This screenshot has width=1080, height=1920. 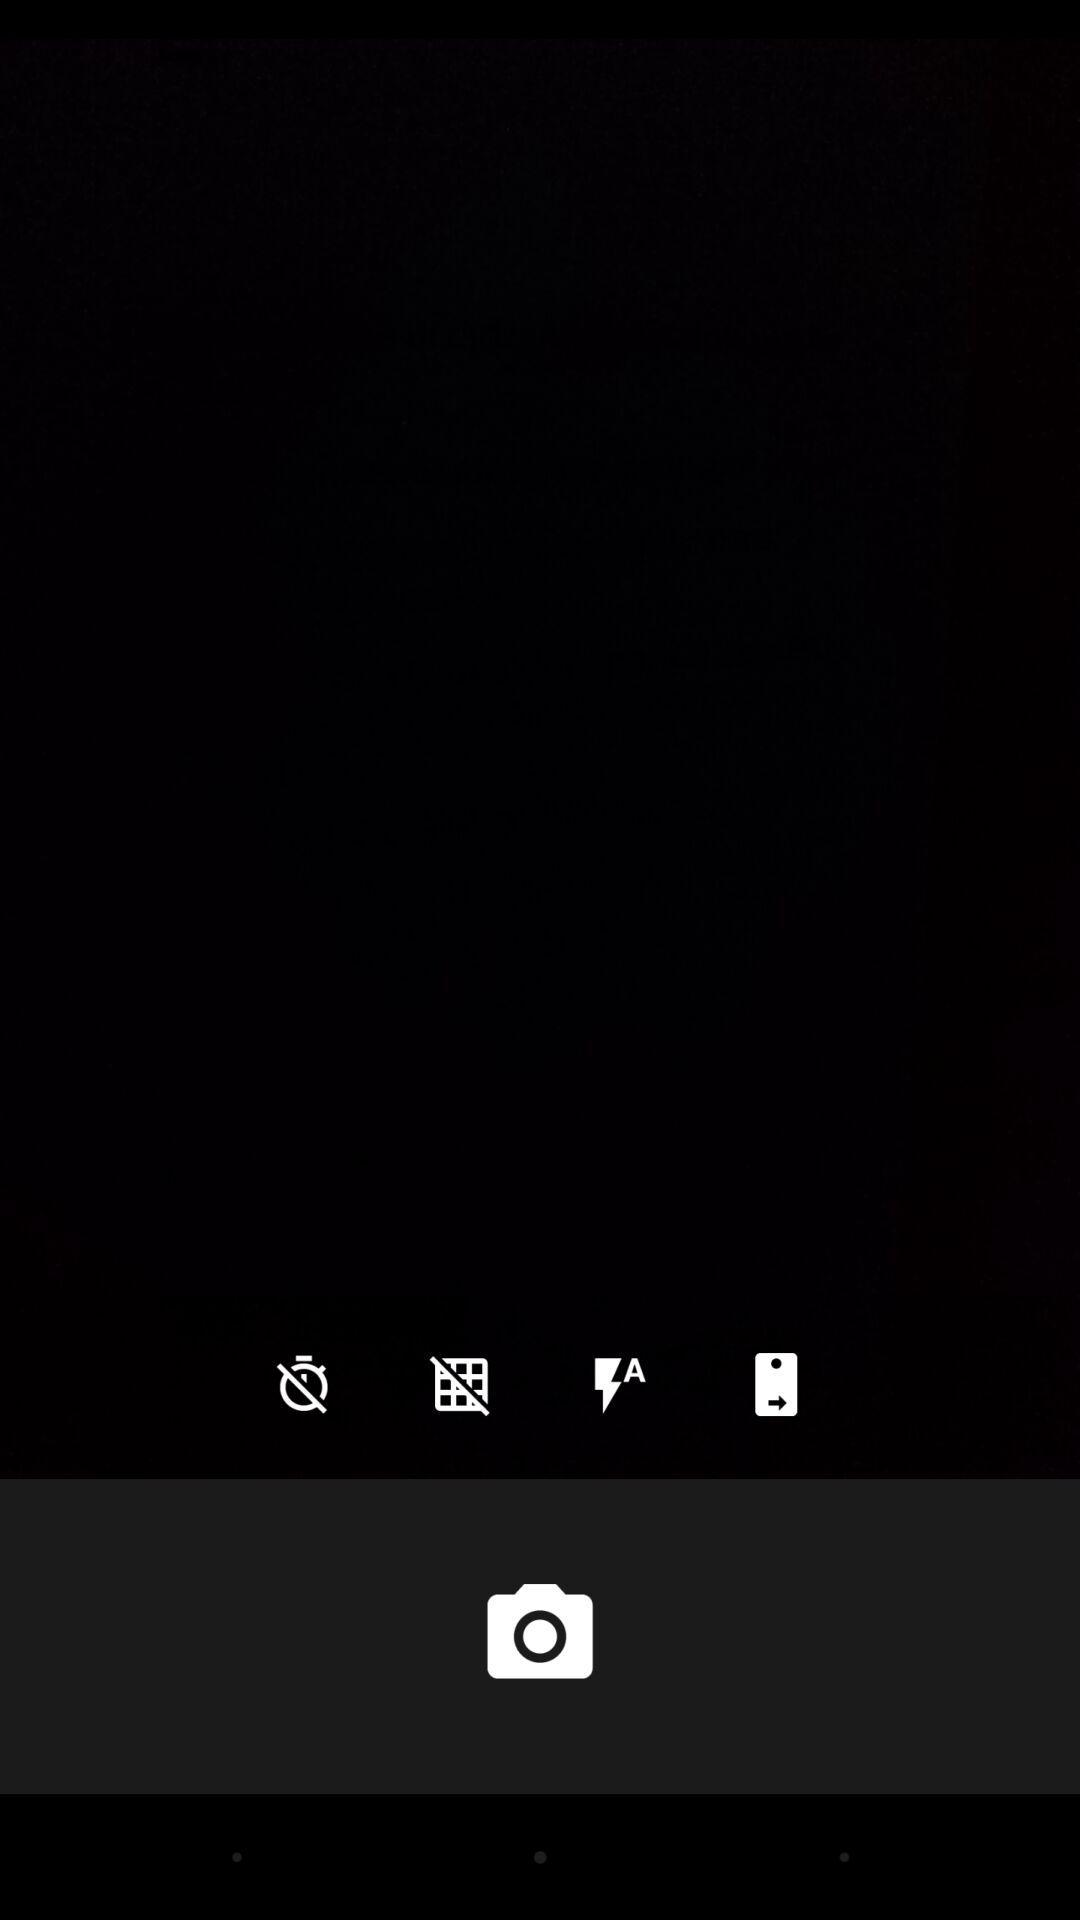 I want to click on the icon at the bottom left corner, so click(x=303, y=1383).